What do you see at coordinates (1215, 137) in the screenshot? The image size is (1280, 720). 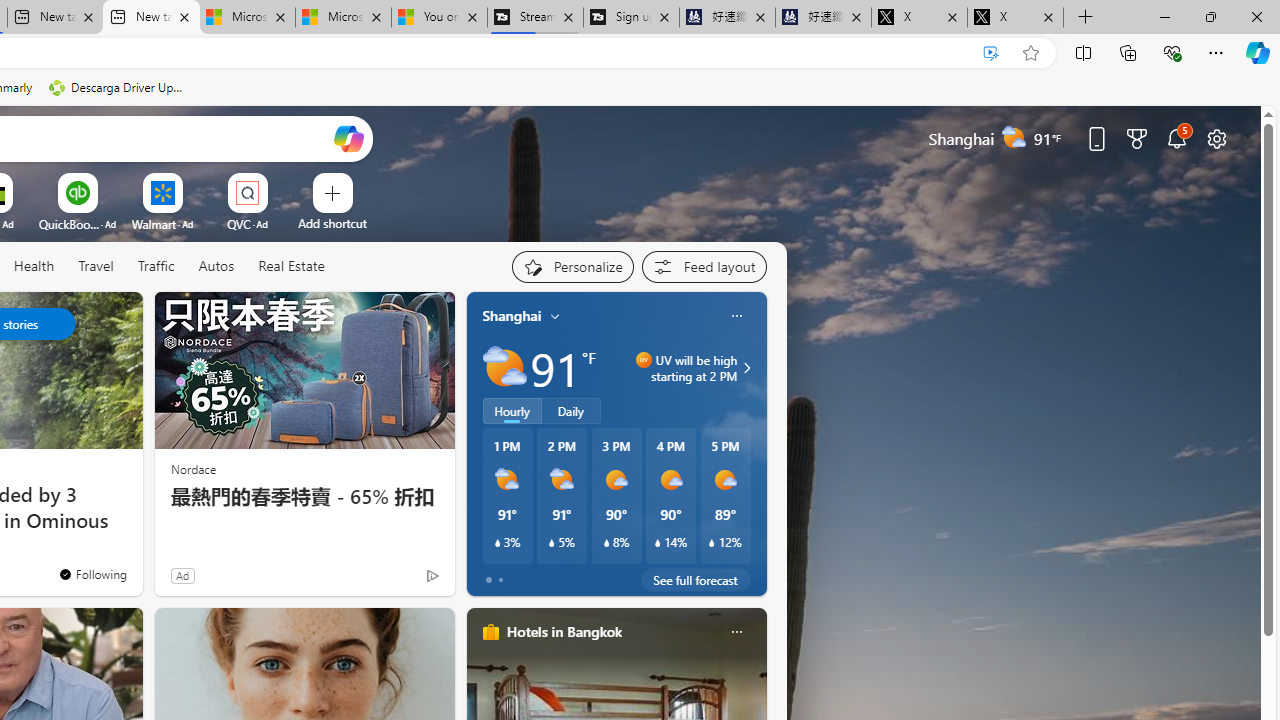 I see `'Page settings'` at bounding box center [1215, 137].